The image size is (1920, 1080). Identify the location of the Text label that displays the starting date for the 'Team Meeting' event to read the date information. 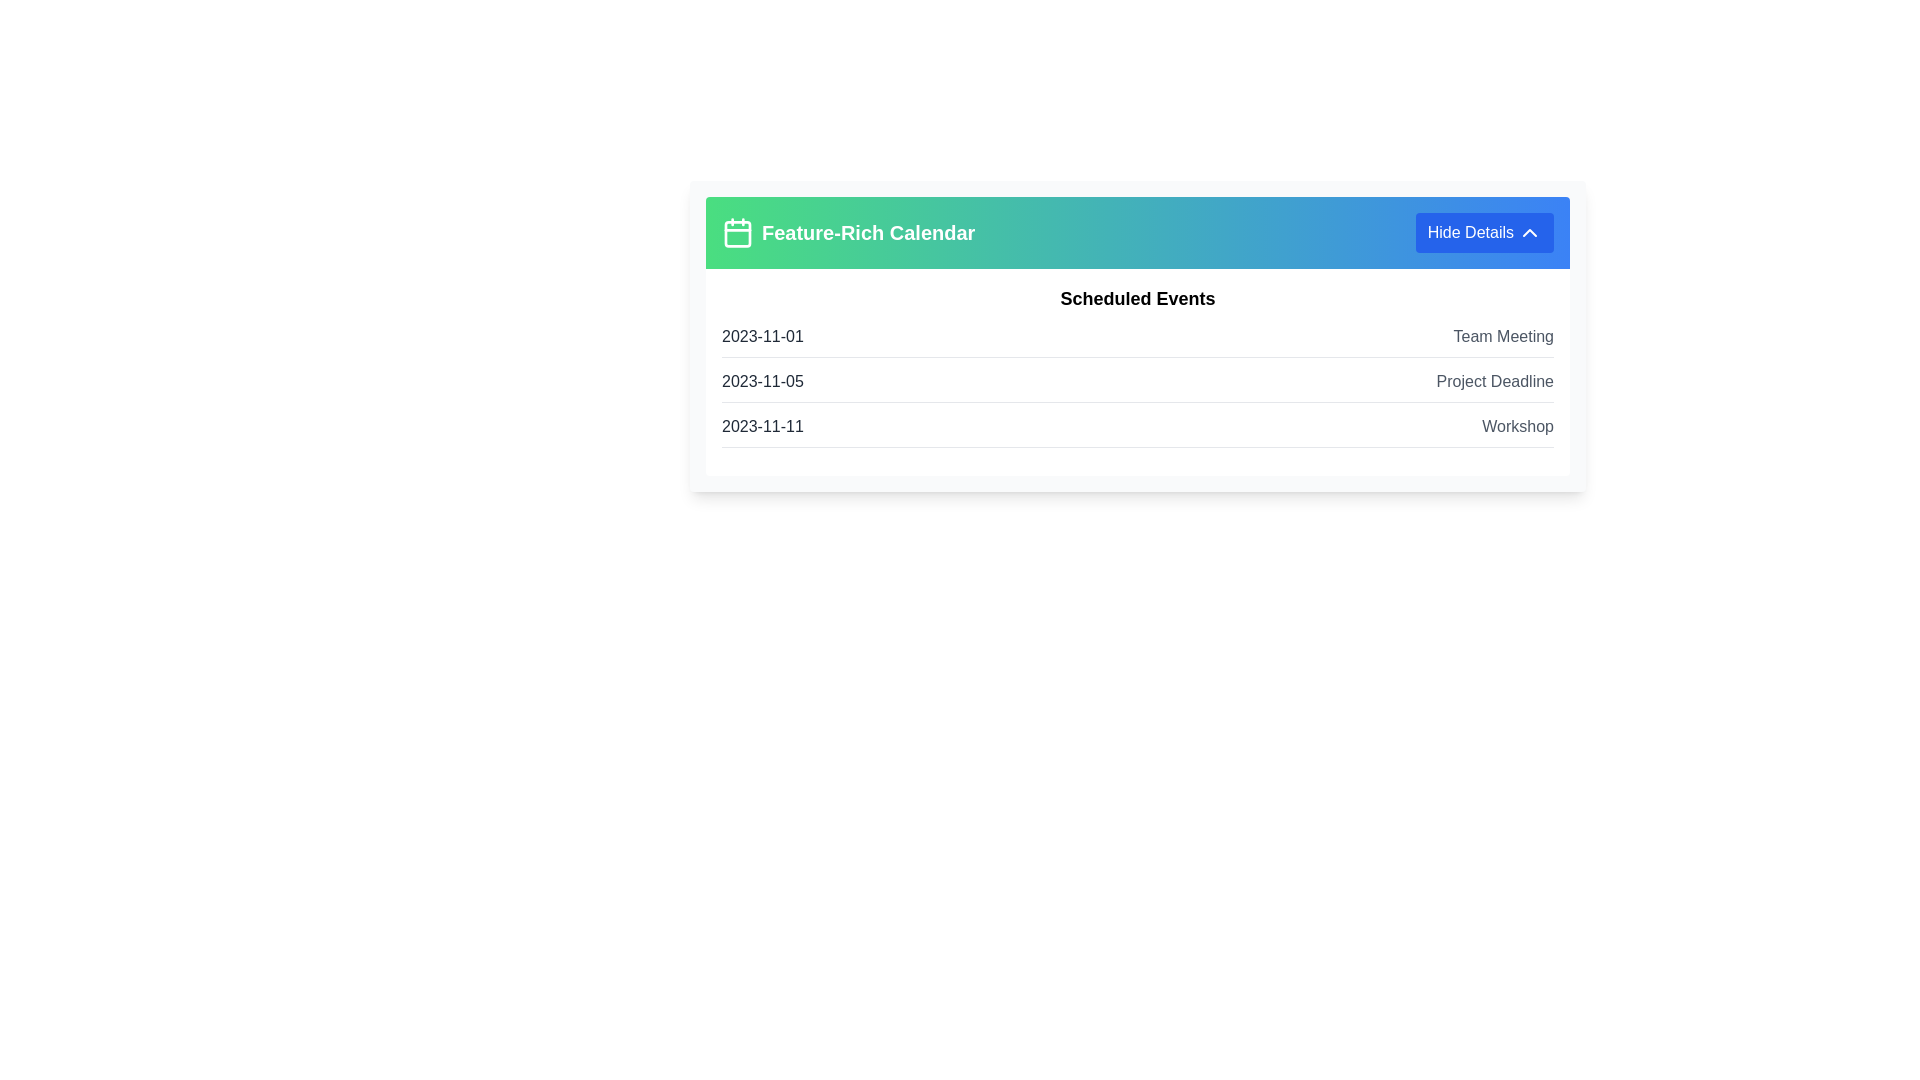
(762, 335).